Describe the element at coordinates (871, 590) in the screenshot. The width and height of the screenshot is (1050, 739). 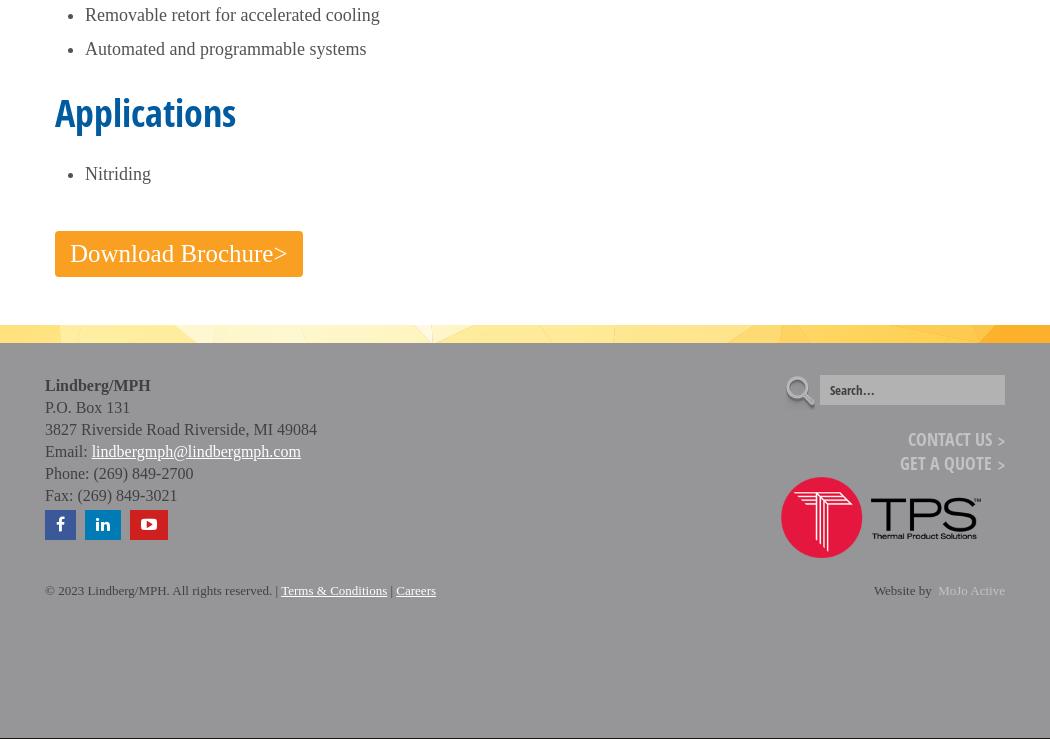
I see `'Website by'` at that location.